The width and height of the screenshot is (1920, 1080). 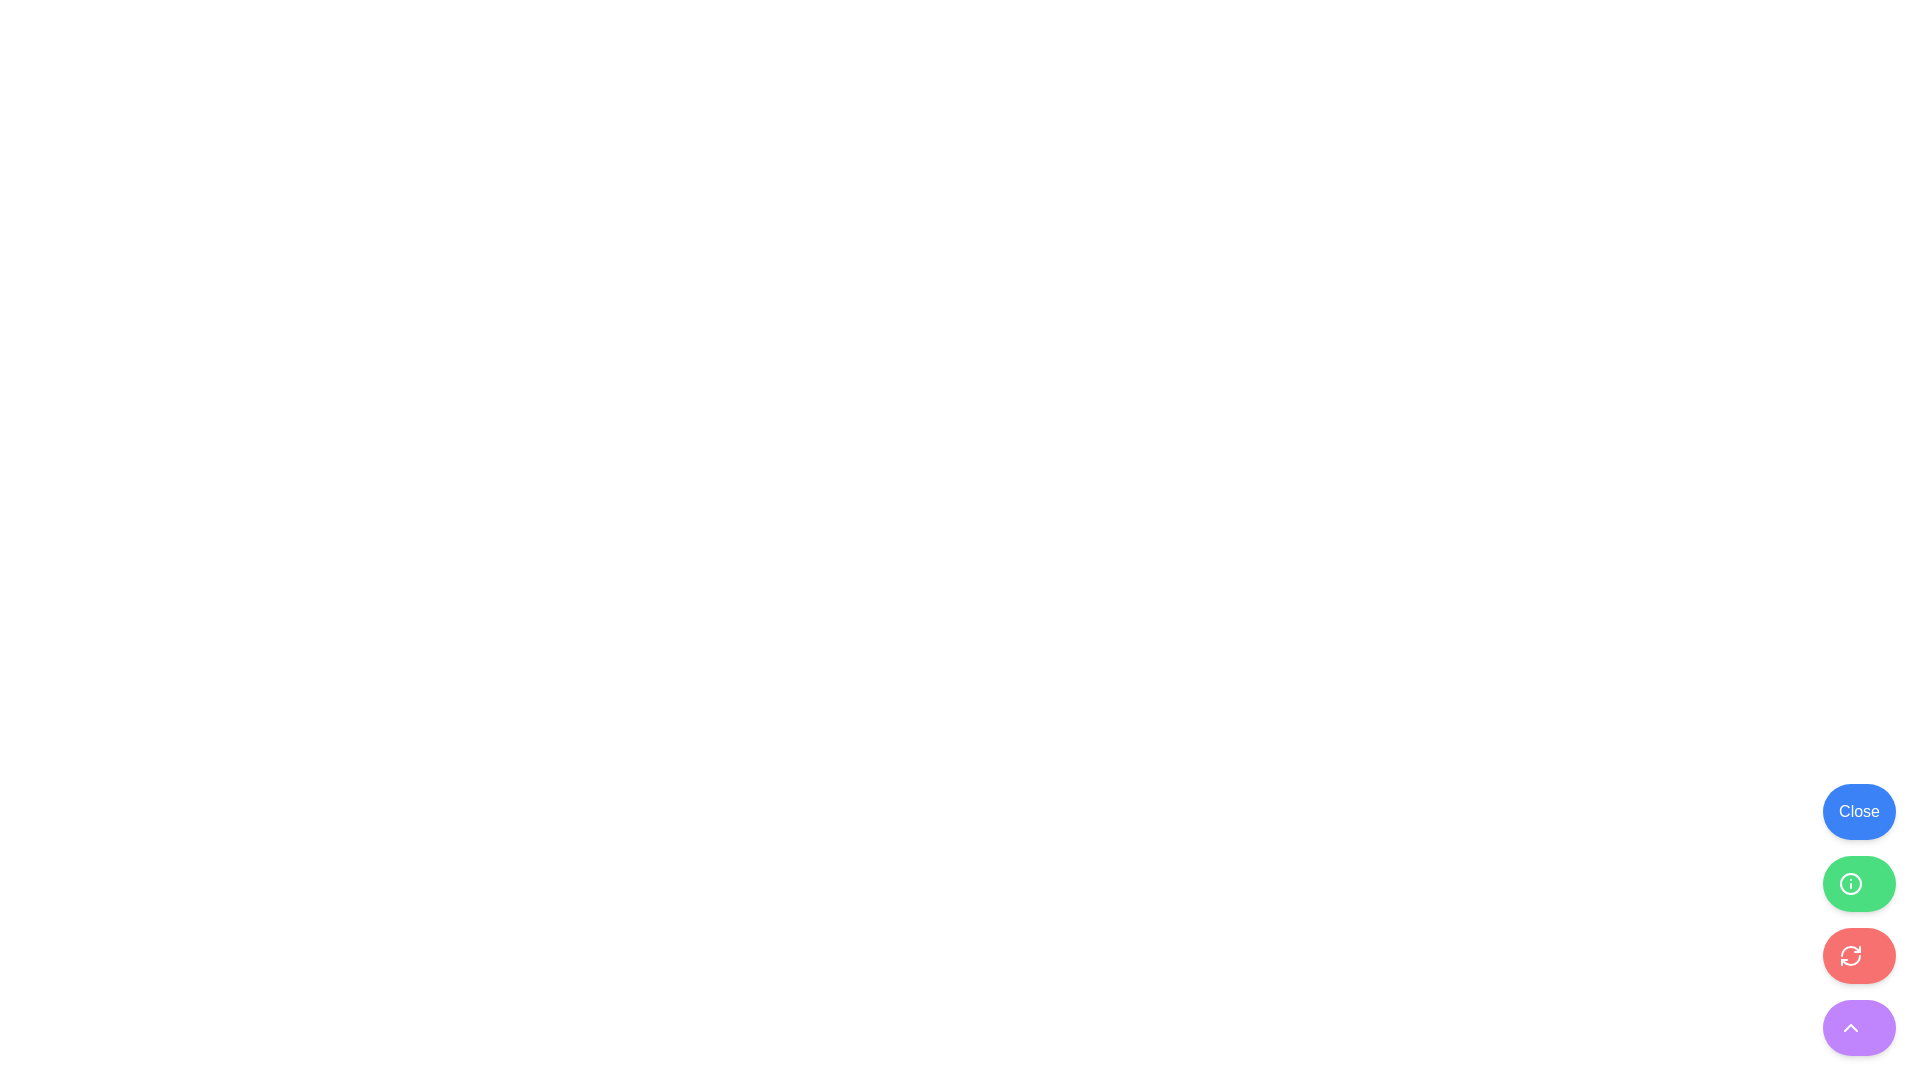 I want to click on the green circular icon button containing an information symbol in the vertical action menu, so click(x=1850, y=882).